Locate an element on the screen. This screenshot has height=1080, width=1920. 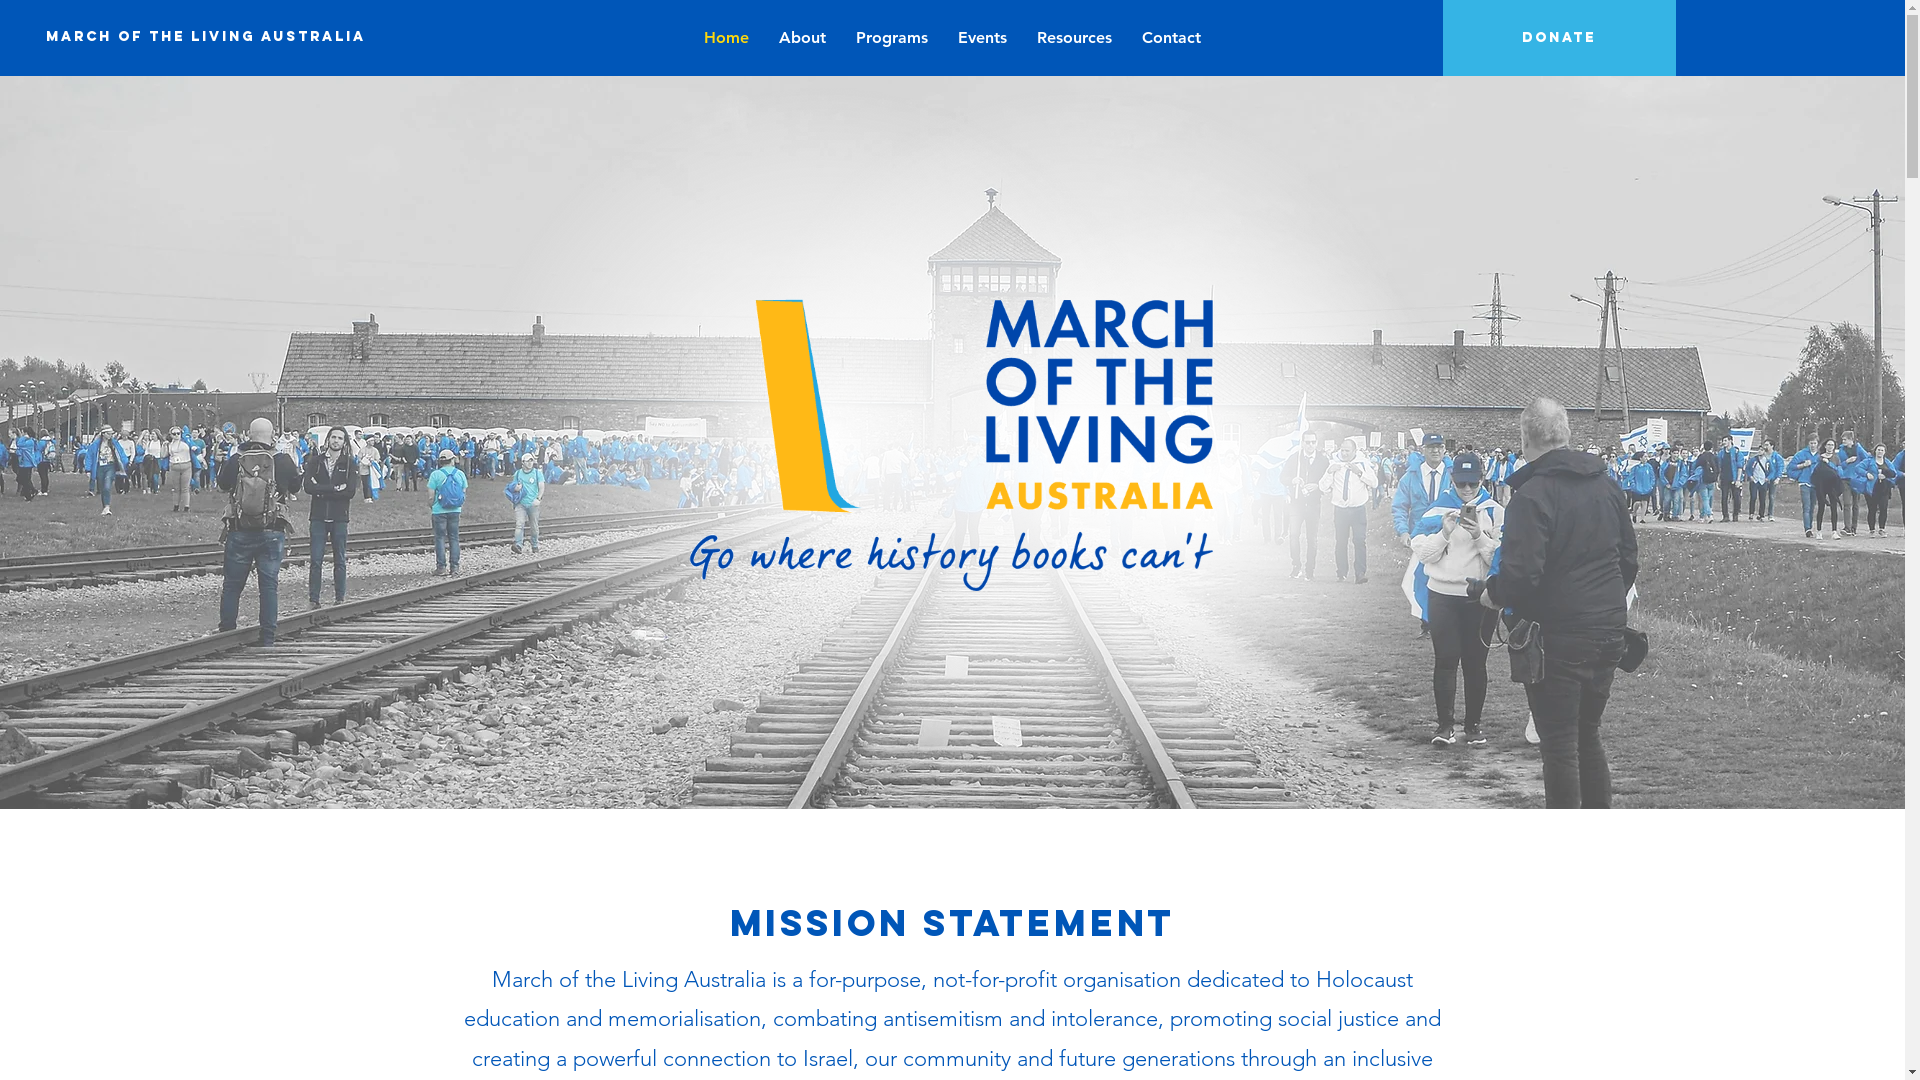
'Programs' is located at coordinates (891, 37).